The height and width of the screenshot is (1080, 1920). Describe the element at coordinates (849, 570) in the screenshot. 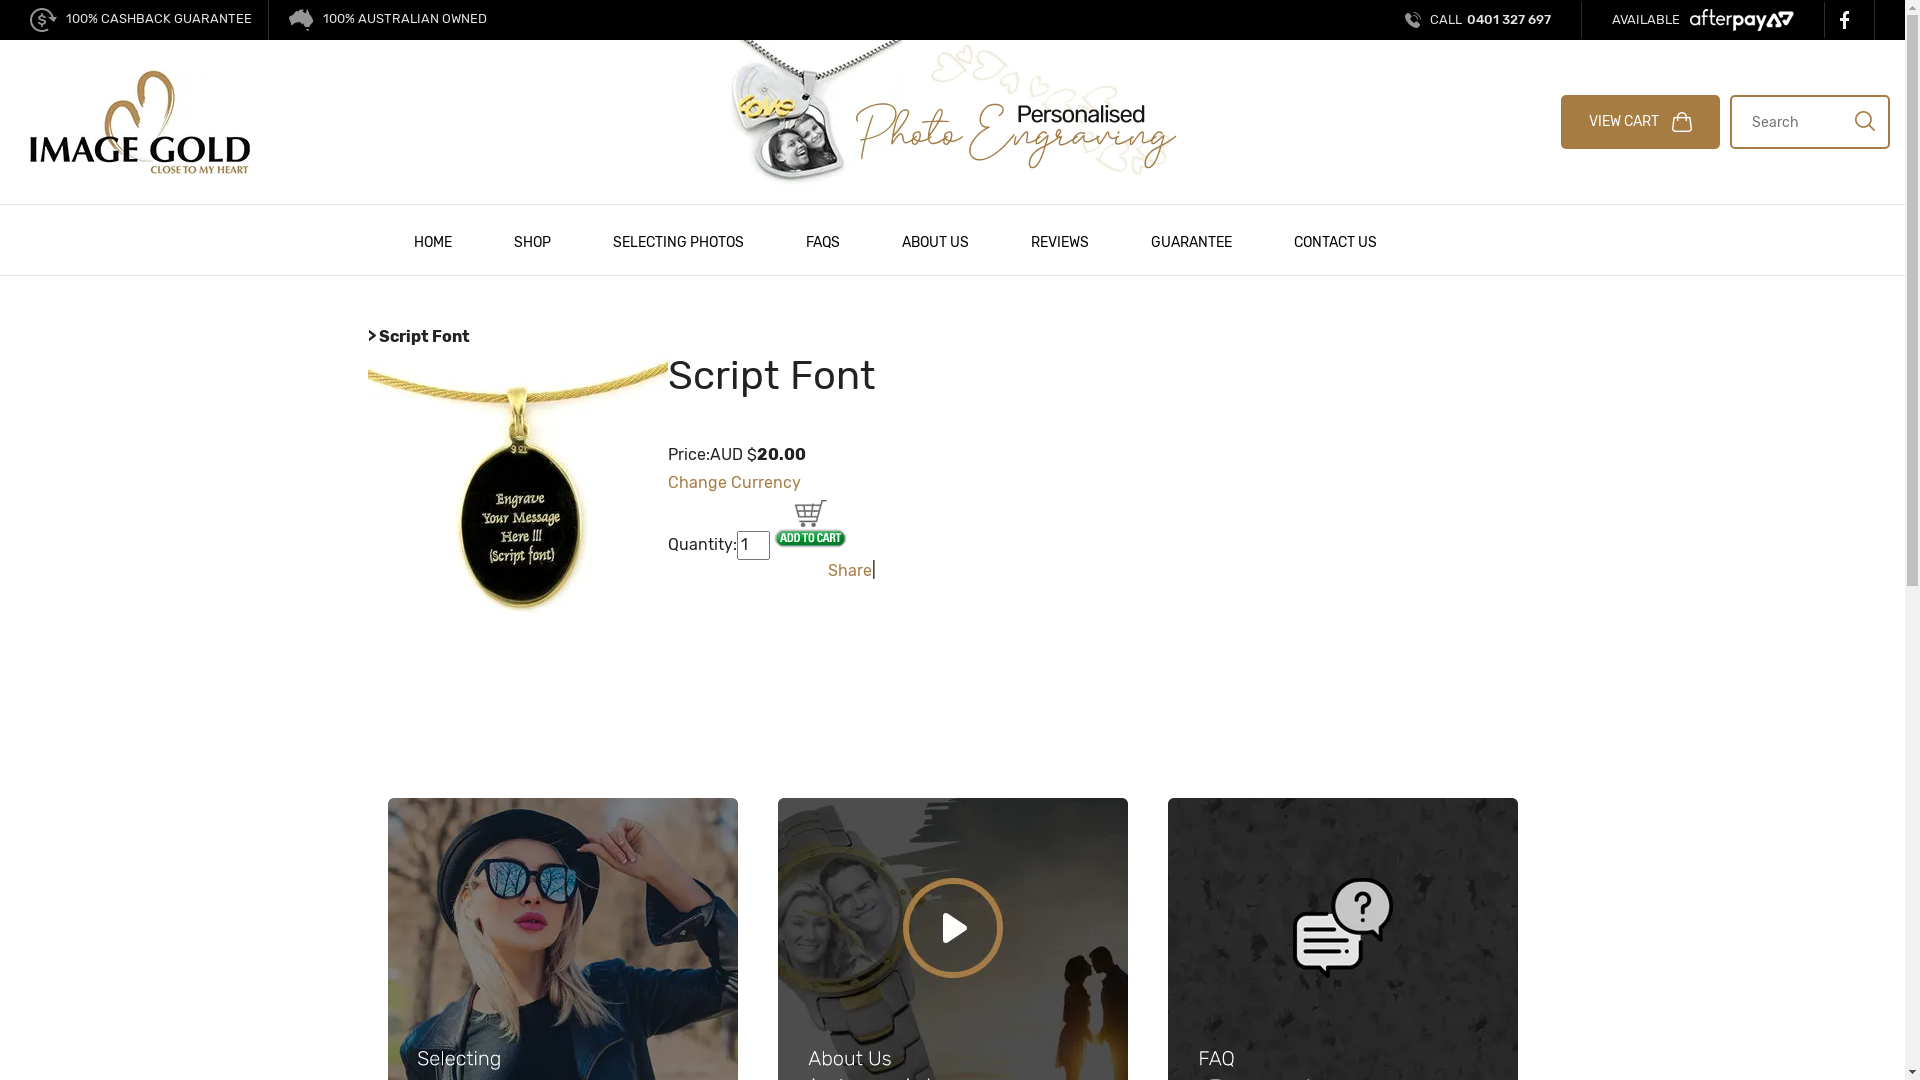

I see `'Share'` at that location.